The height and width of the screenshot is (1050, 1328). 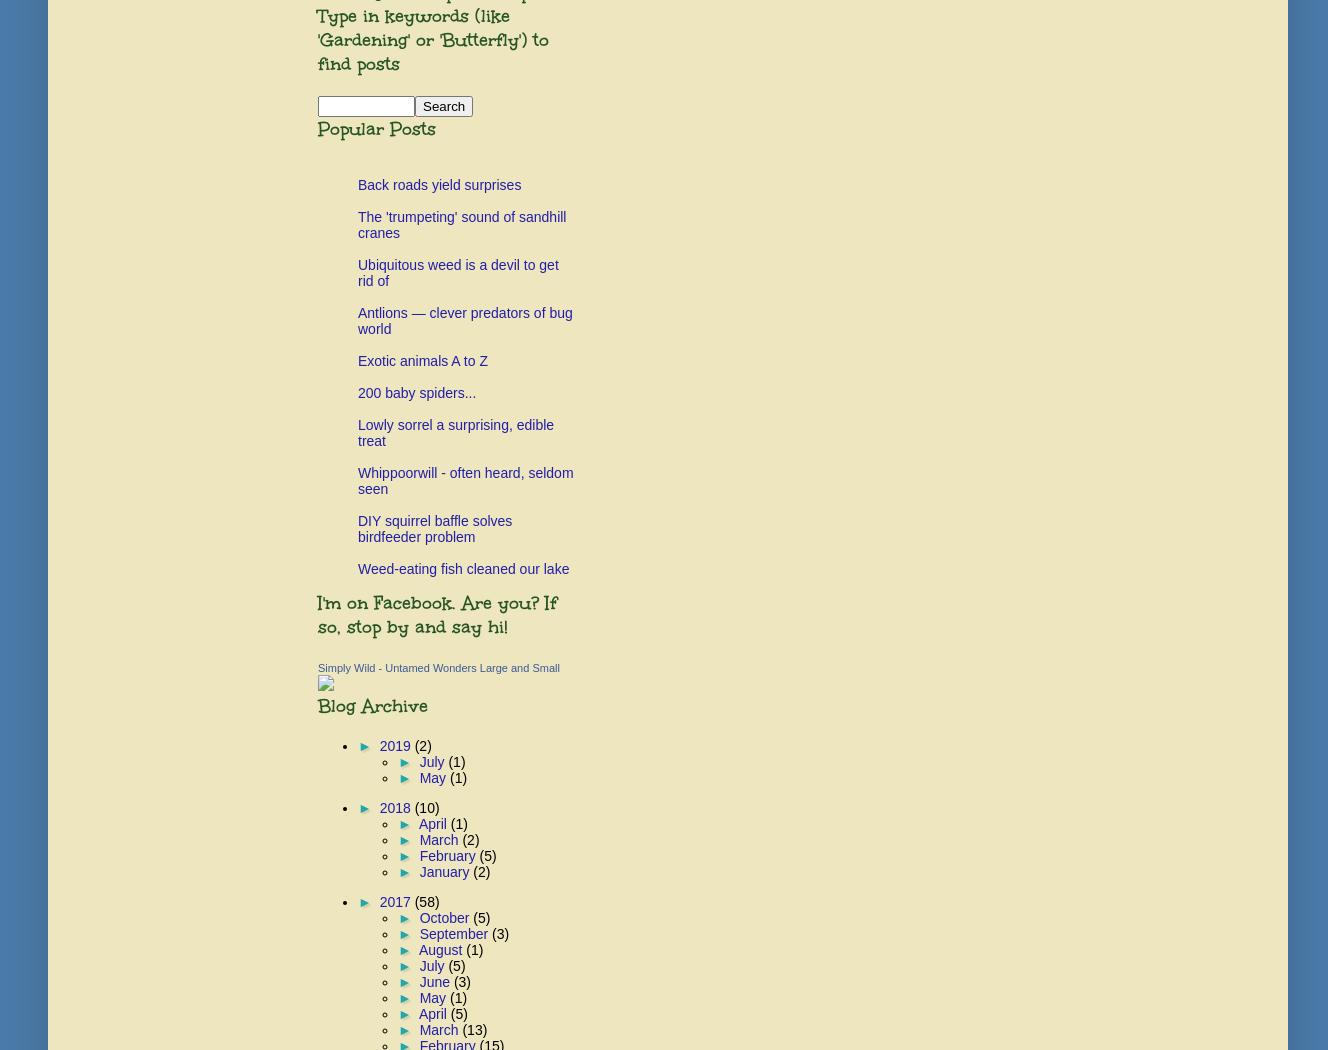 What do you see at coordinates (357, 481) in the screenshot?
I see `'Whippoorwill - often heard, seldom seen'` at bounding box center [357, 481].